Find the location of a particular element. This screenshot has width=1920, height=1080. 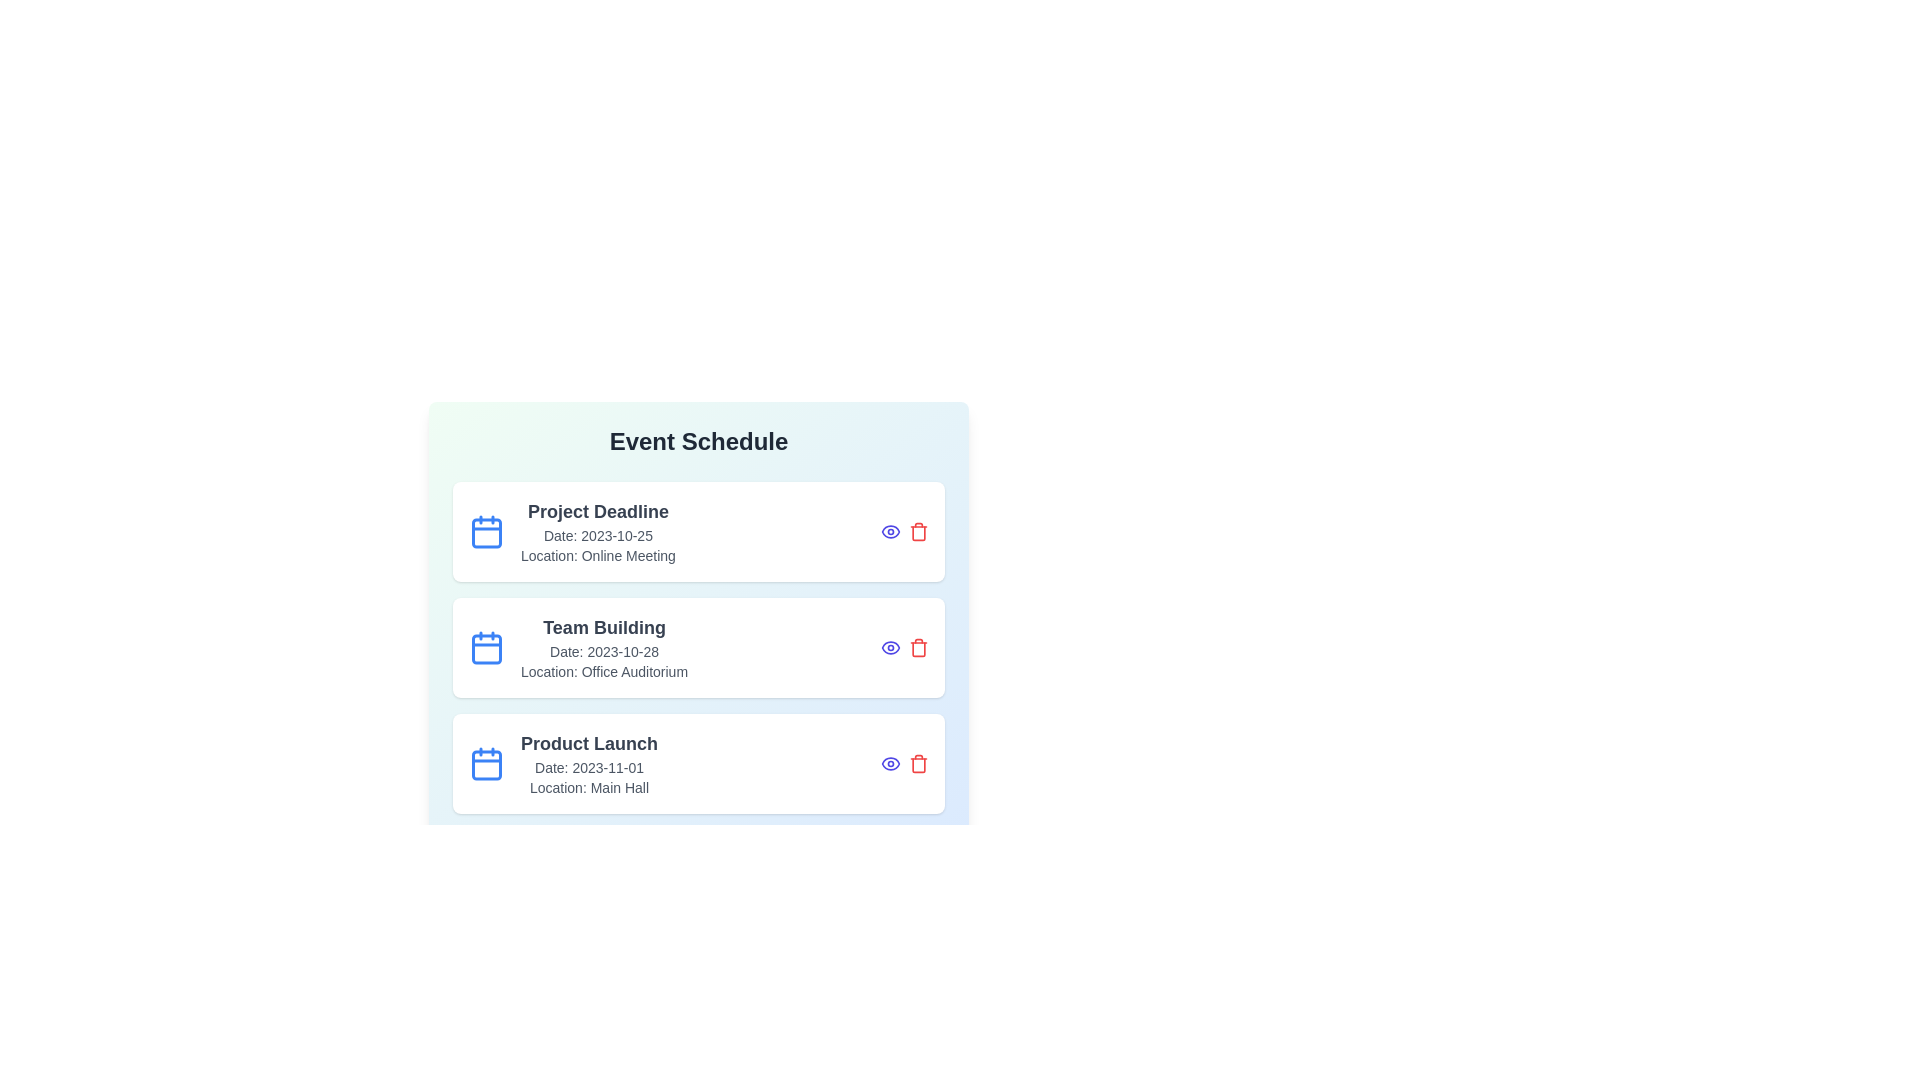

'View' button for the event with ID 3 is located at coordinates (890, 763).